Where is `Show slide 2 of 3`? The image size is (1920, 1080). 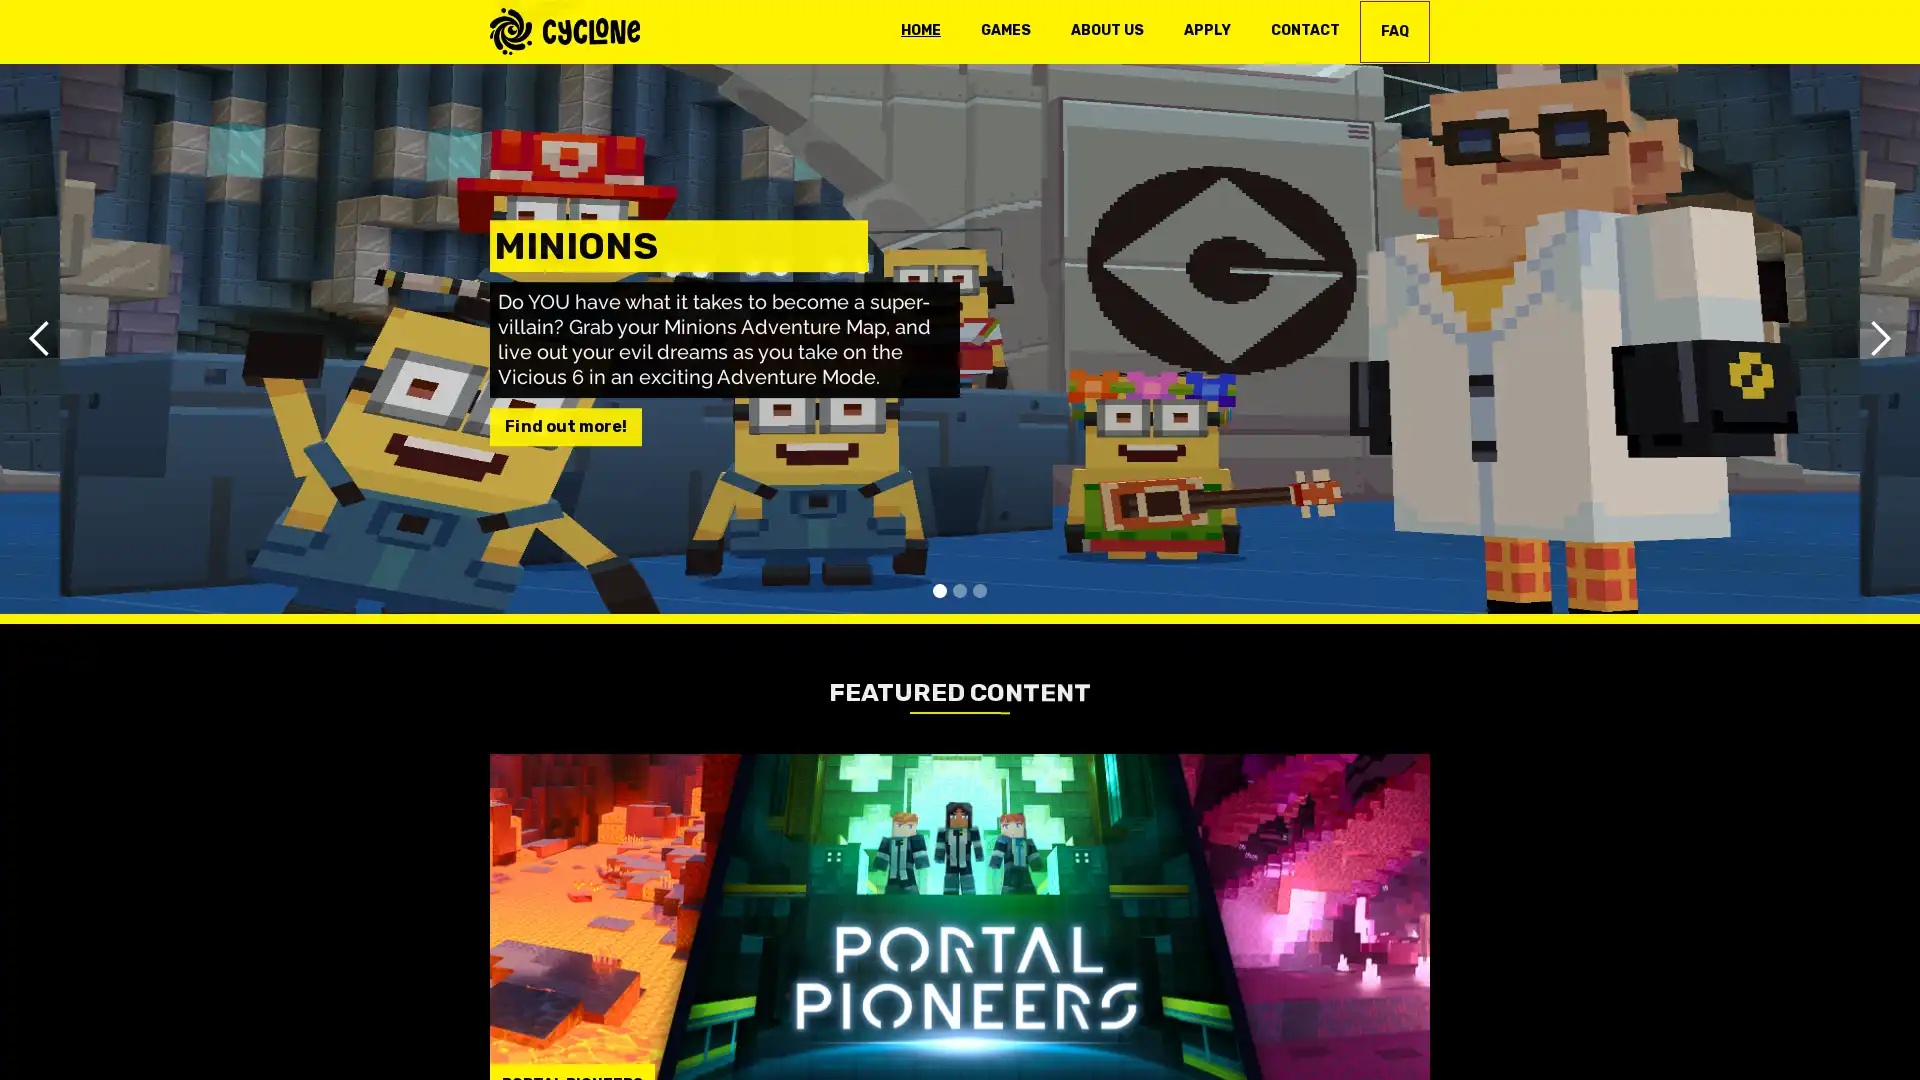 Show slide 2 of 3 is located at coordinates (960, 589).